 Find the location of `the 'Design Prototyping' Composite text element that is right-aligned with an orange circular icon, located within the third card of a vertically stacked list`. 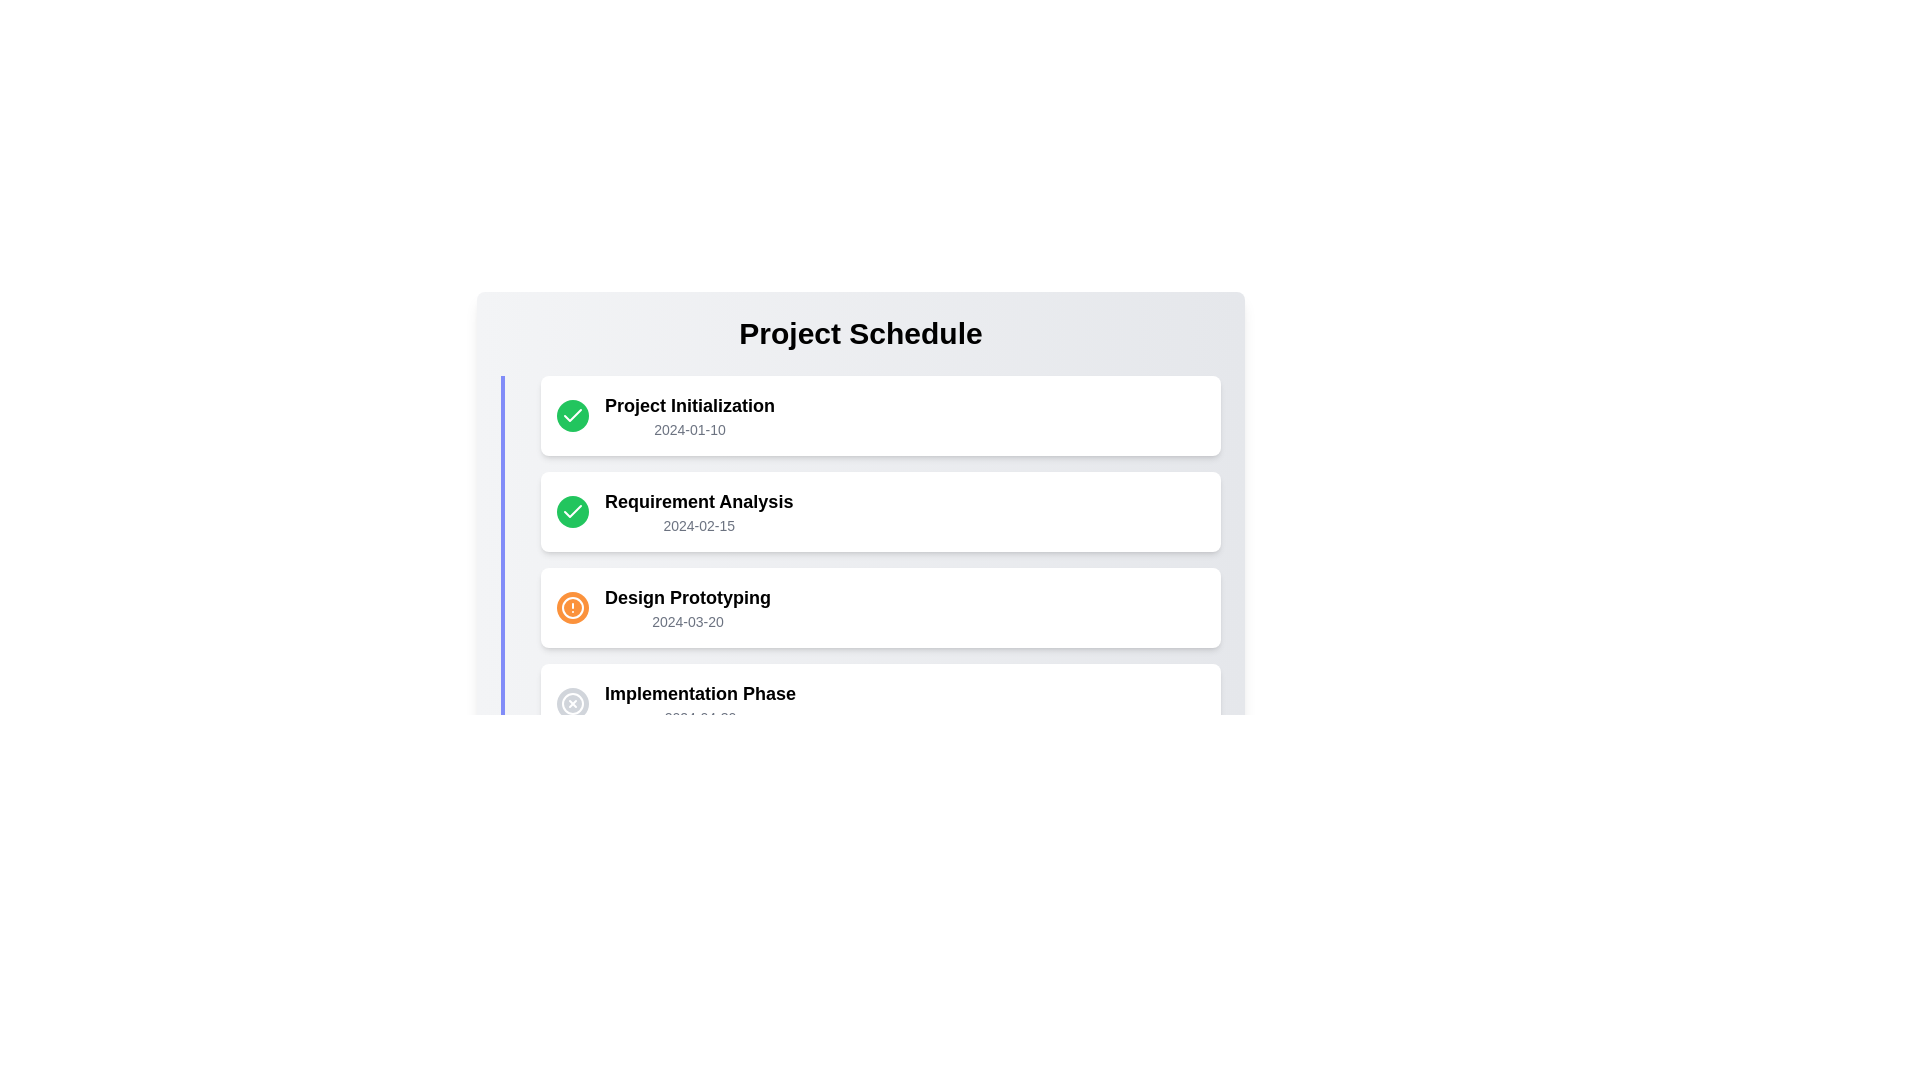

the 'Design Prototyping' Composite text element that is right-aligned with an orange circular icon, located within the third card of a vertically stacked list is located at coordinates (687, 607).